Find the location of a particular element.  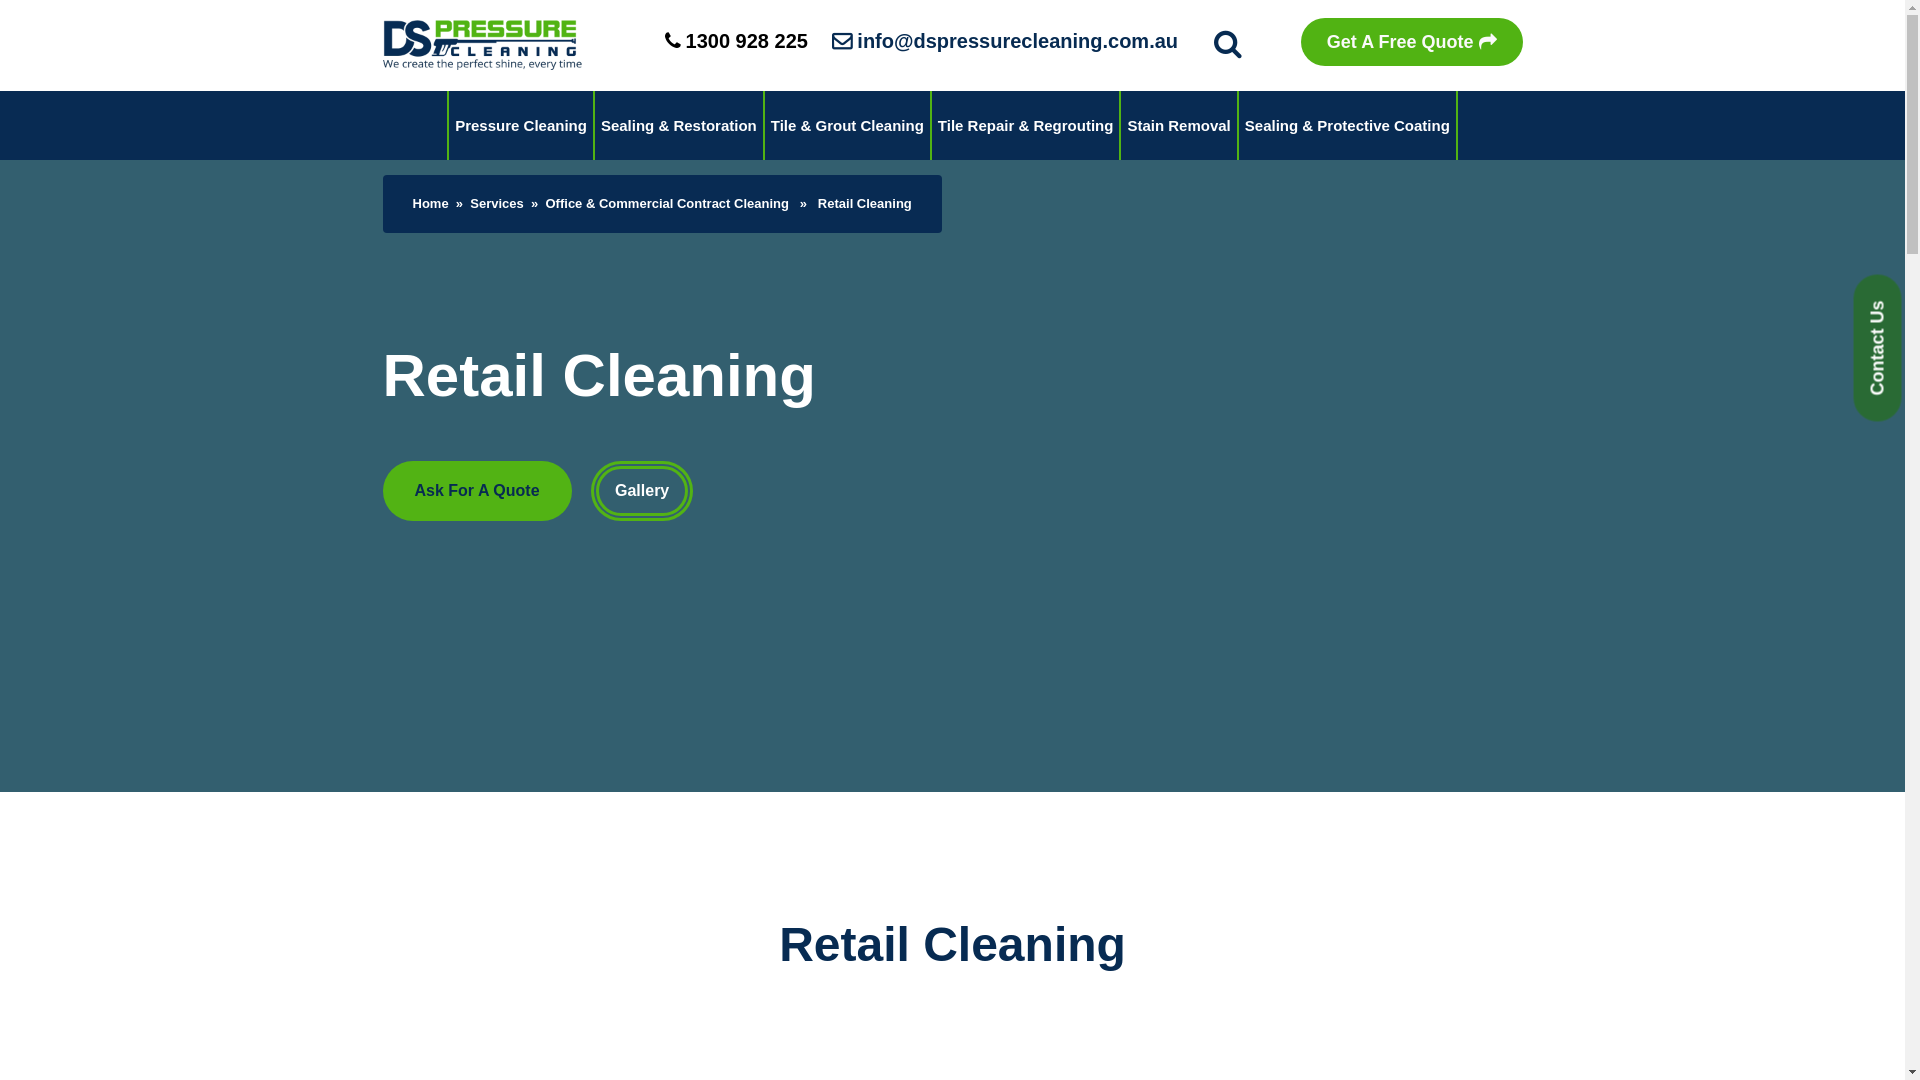

'Get A Free Quote' is located at coordinates (1410, 42).